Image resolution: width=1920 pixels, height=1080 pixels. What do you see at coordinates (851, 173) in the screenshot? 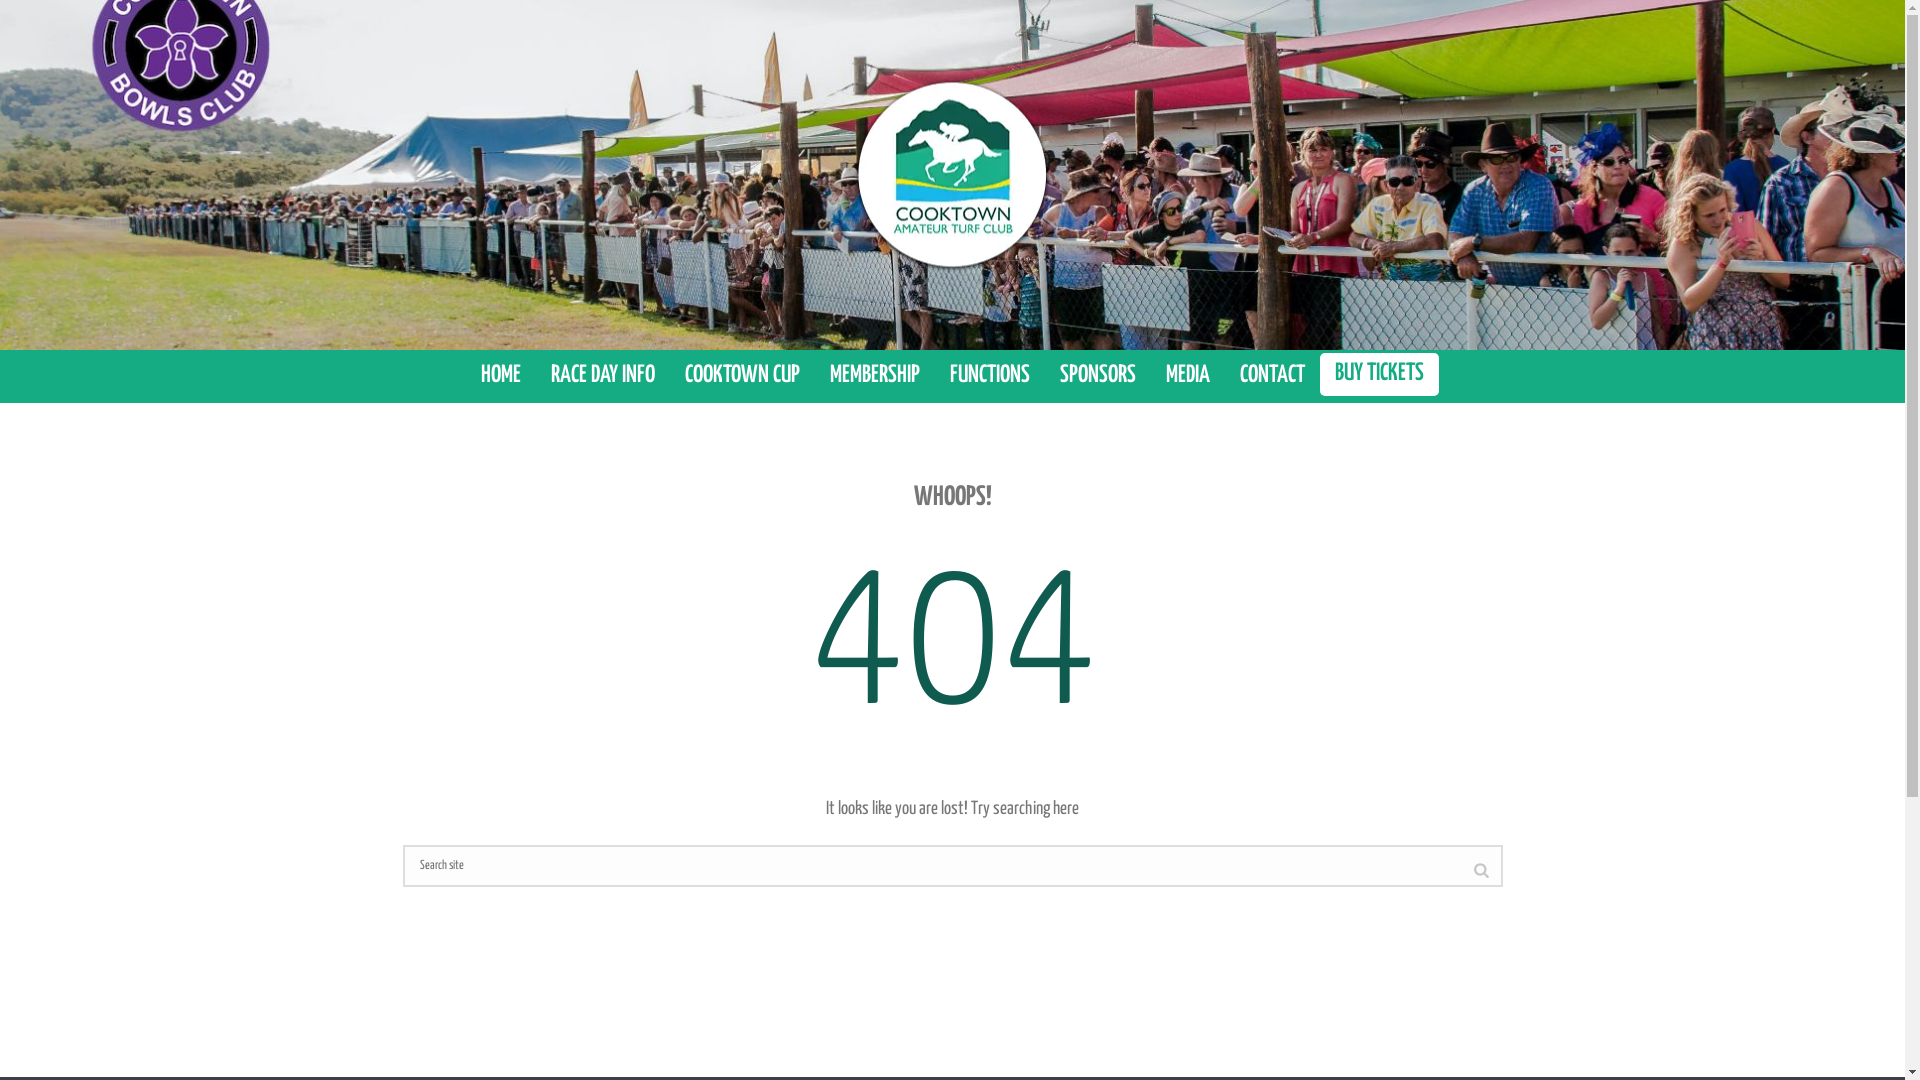
I see `'Cooktown Amateurs Turf Club'` at bounding box center [851, 173].